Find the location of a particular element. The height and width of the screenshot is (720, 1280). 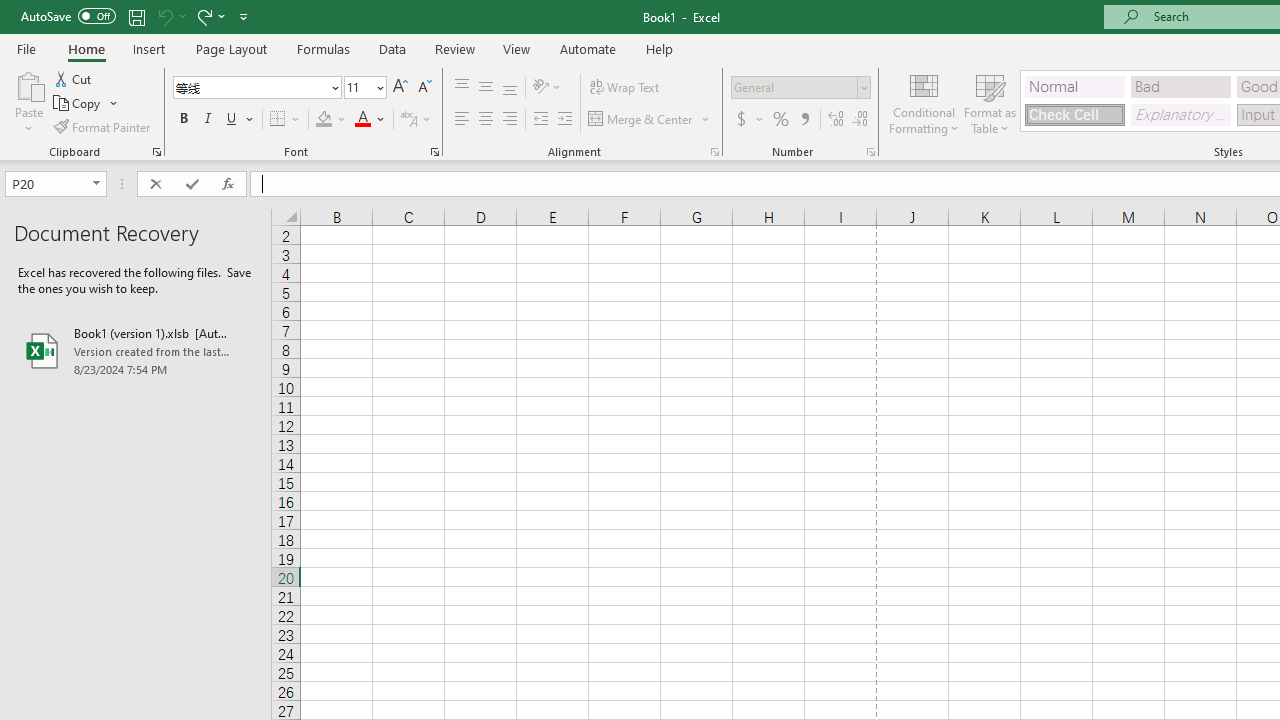

'Orientation' is located at coordinates (547, 86).